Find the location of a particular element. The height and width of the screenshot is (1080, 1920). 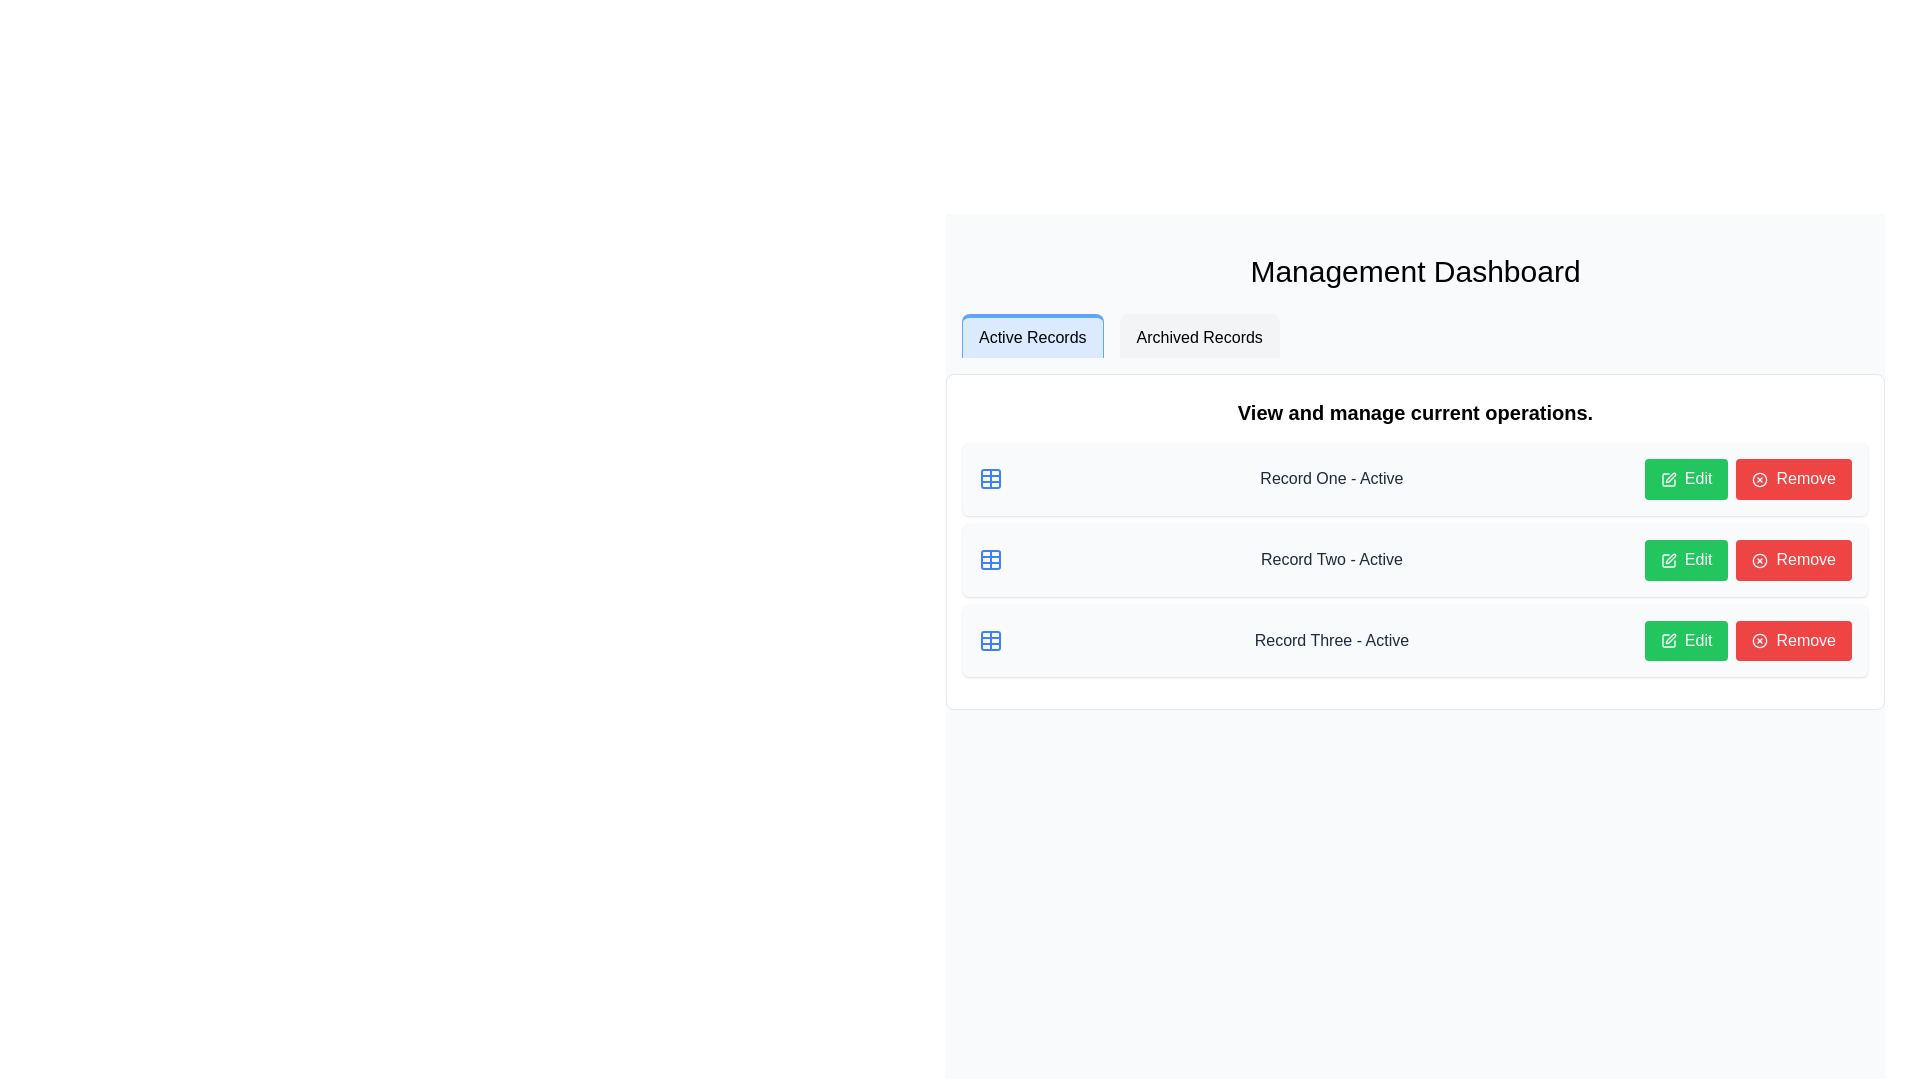

the edit button located to the right of the 'Record Two - Active' text in the second row of the list under 'View and manage current operations' is located at coordinates (1685, 560).